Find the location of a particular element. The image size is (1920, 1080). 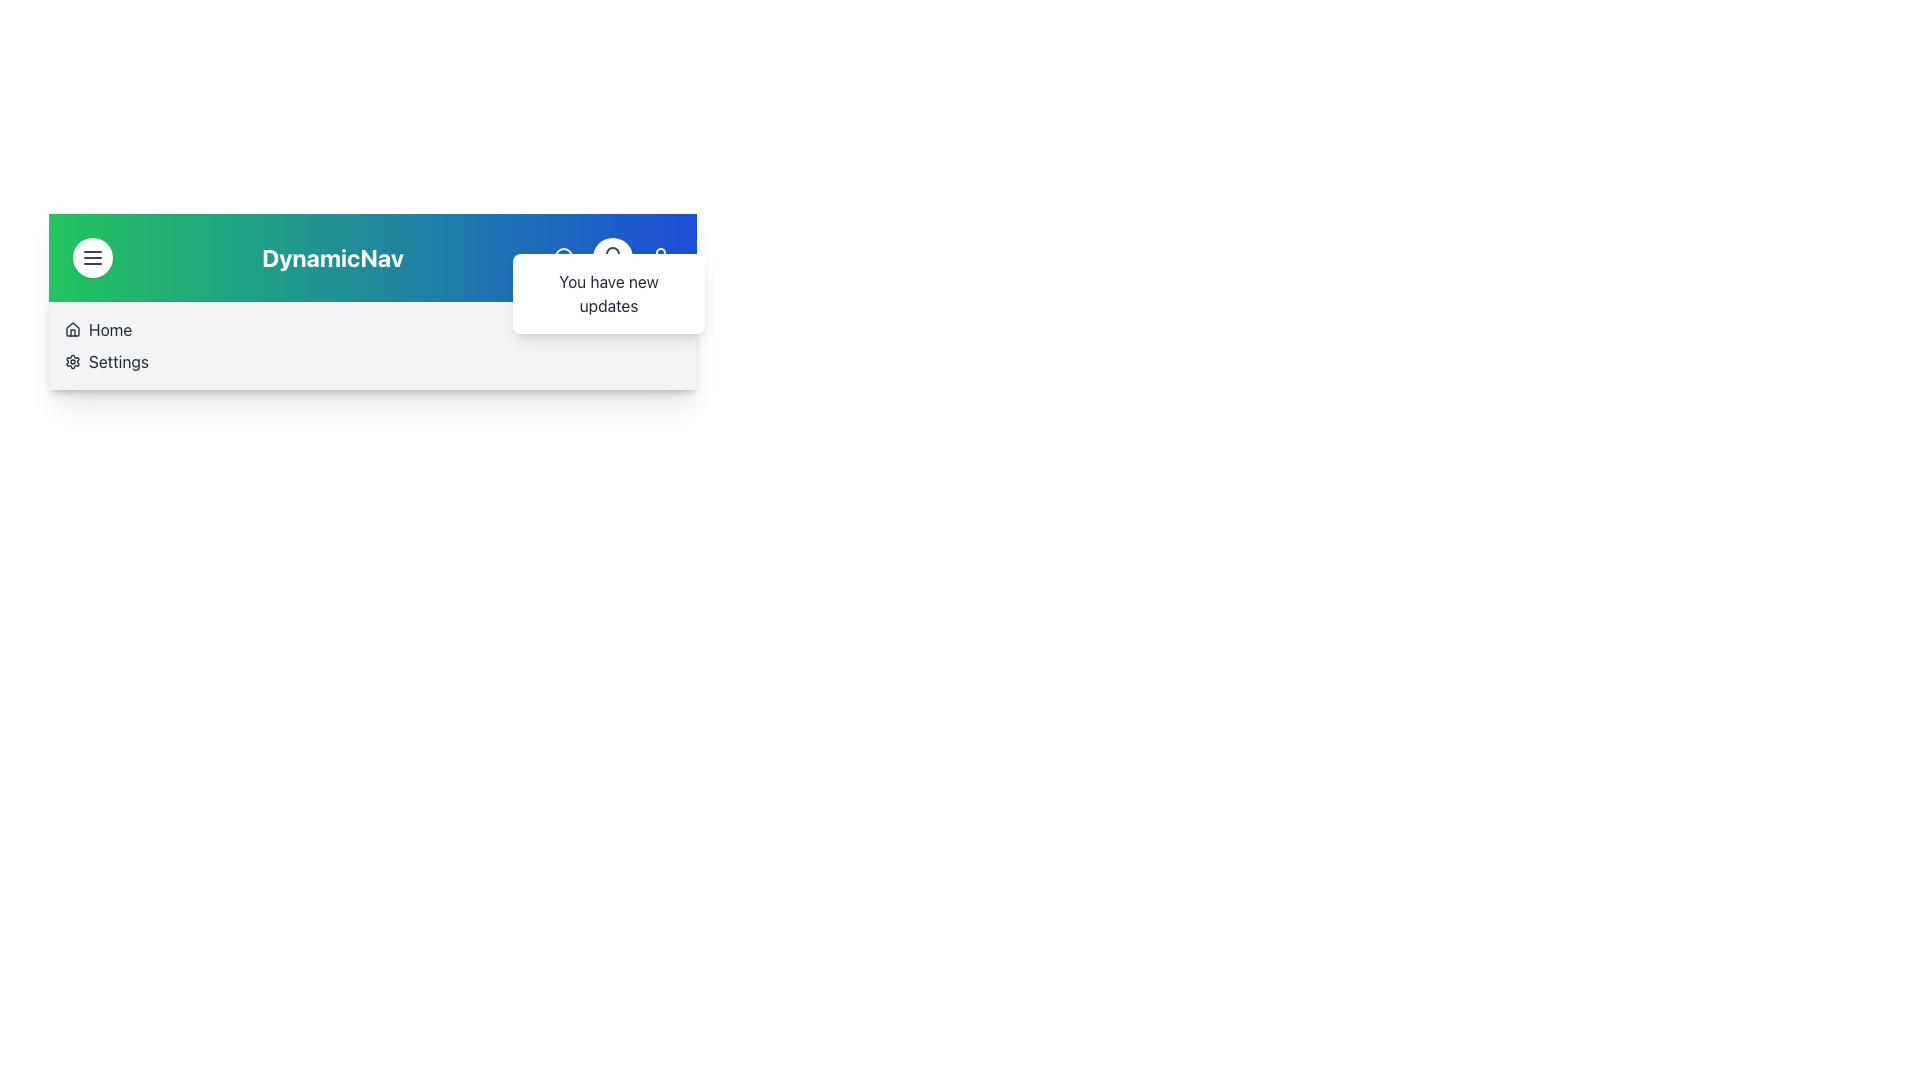

the notification bell icon located in the navigation bar is located at coordinates (612, 257).